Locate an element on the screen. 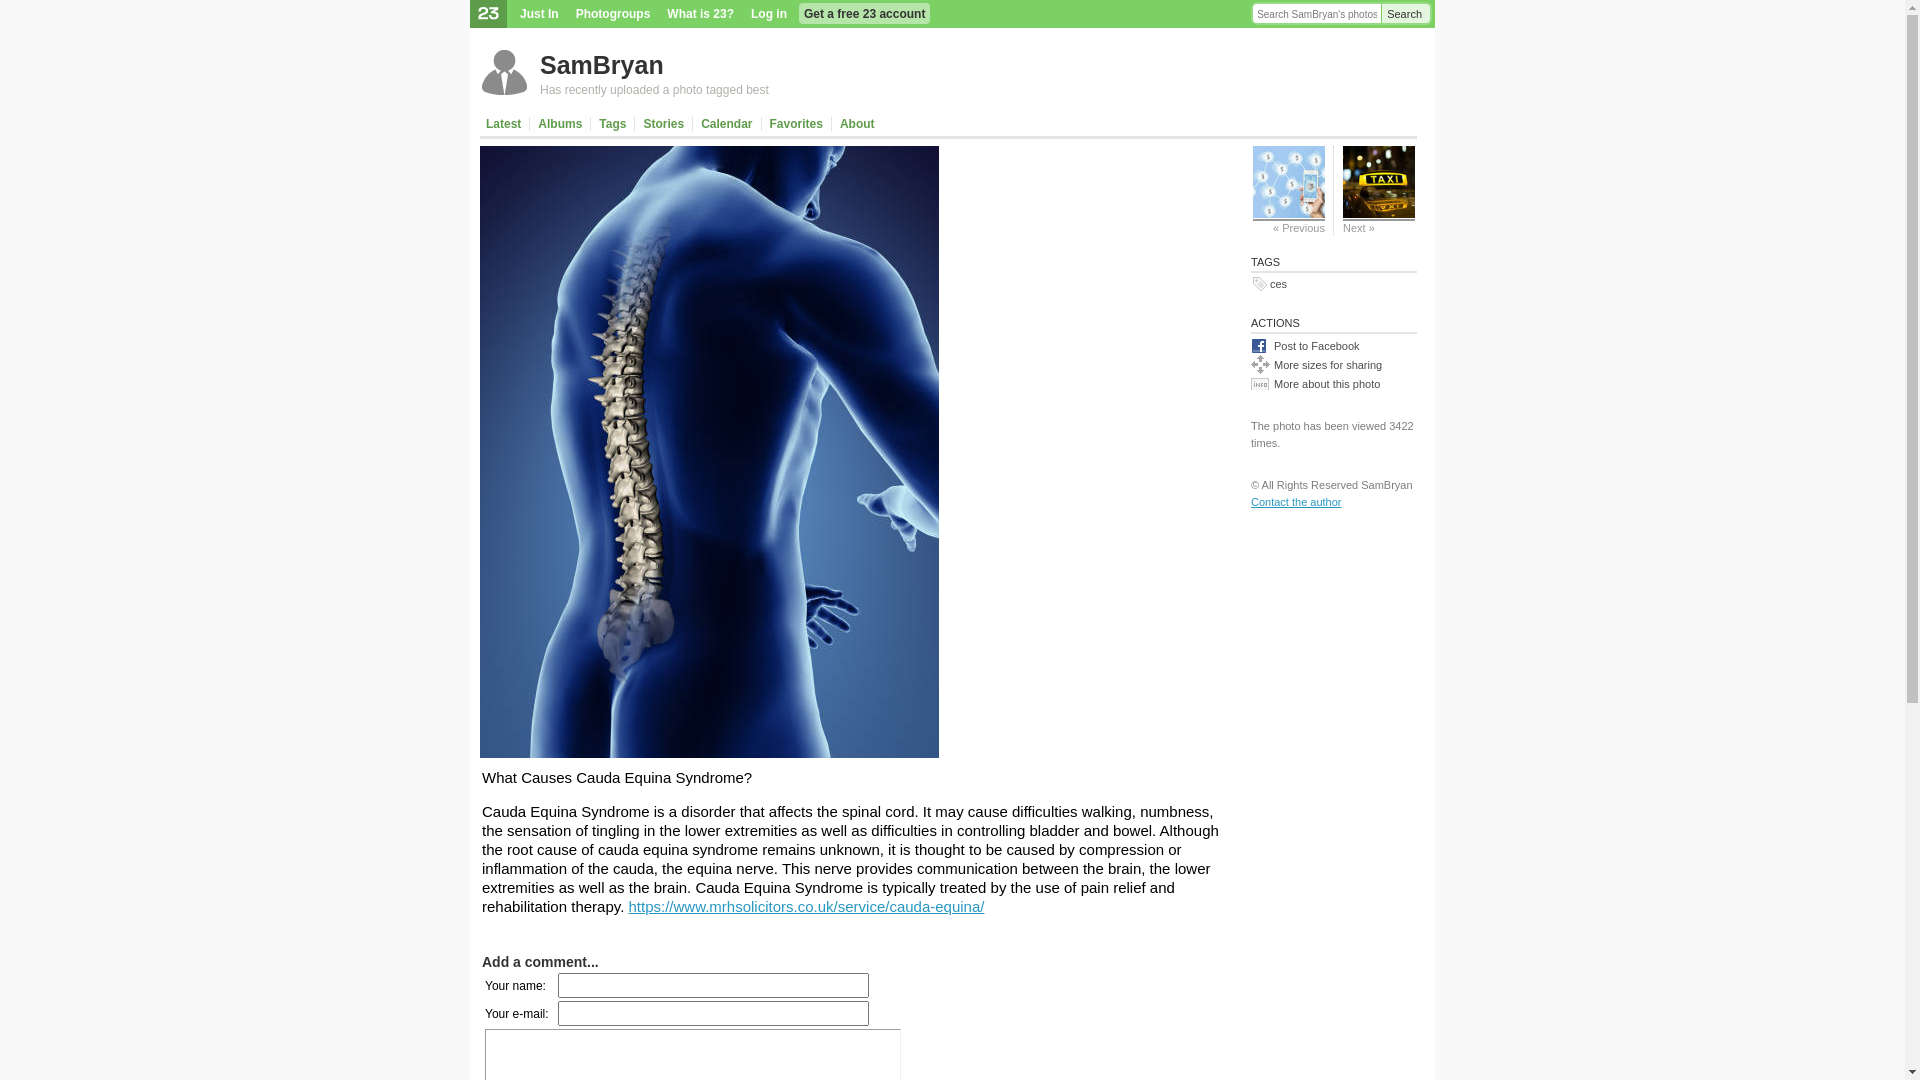  'Latest' is located at coordinates (483, 123).